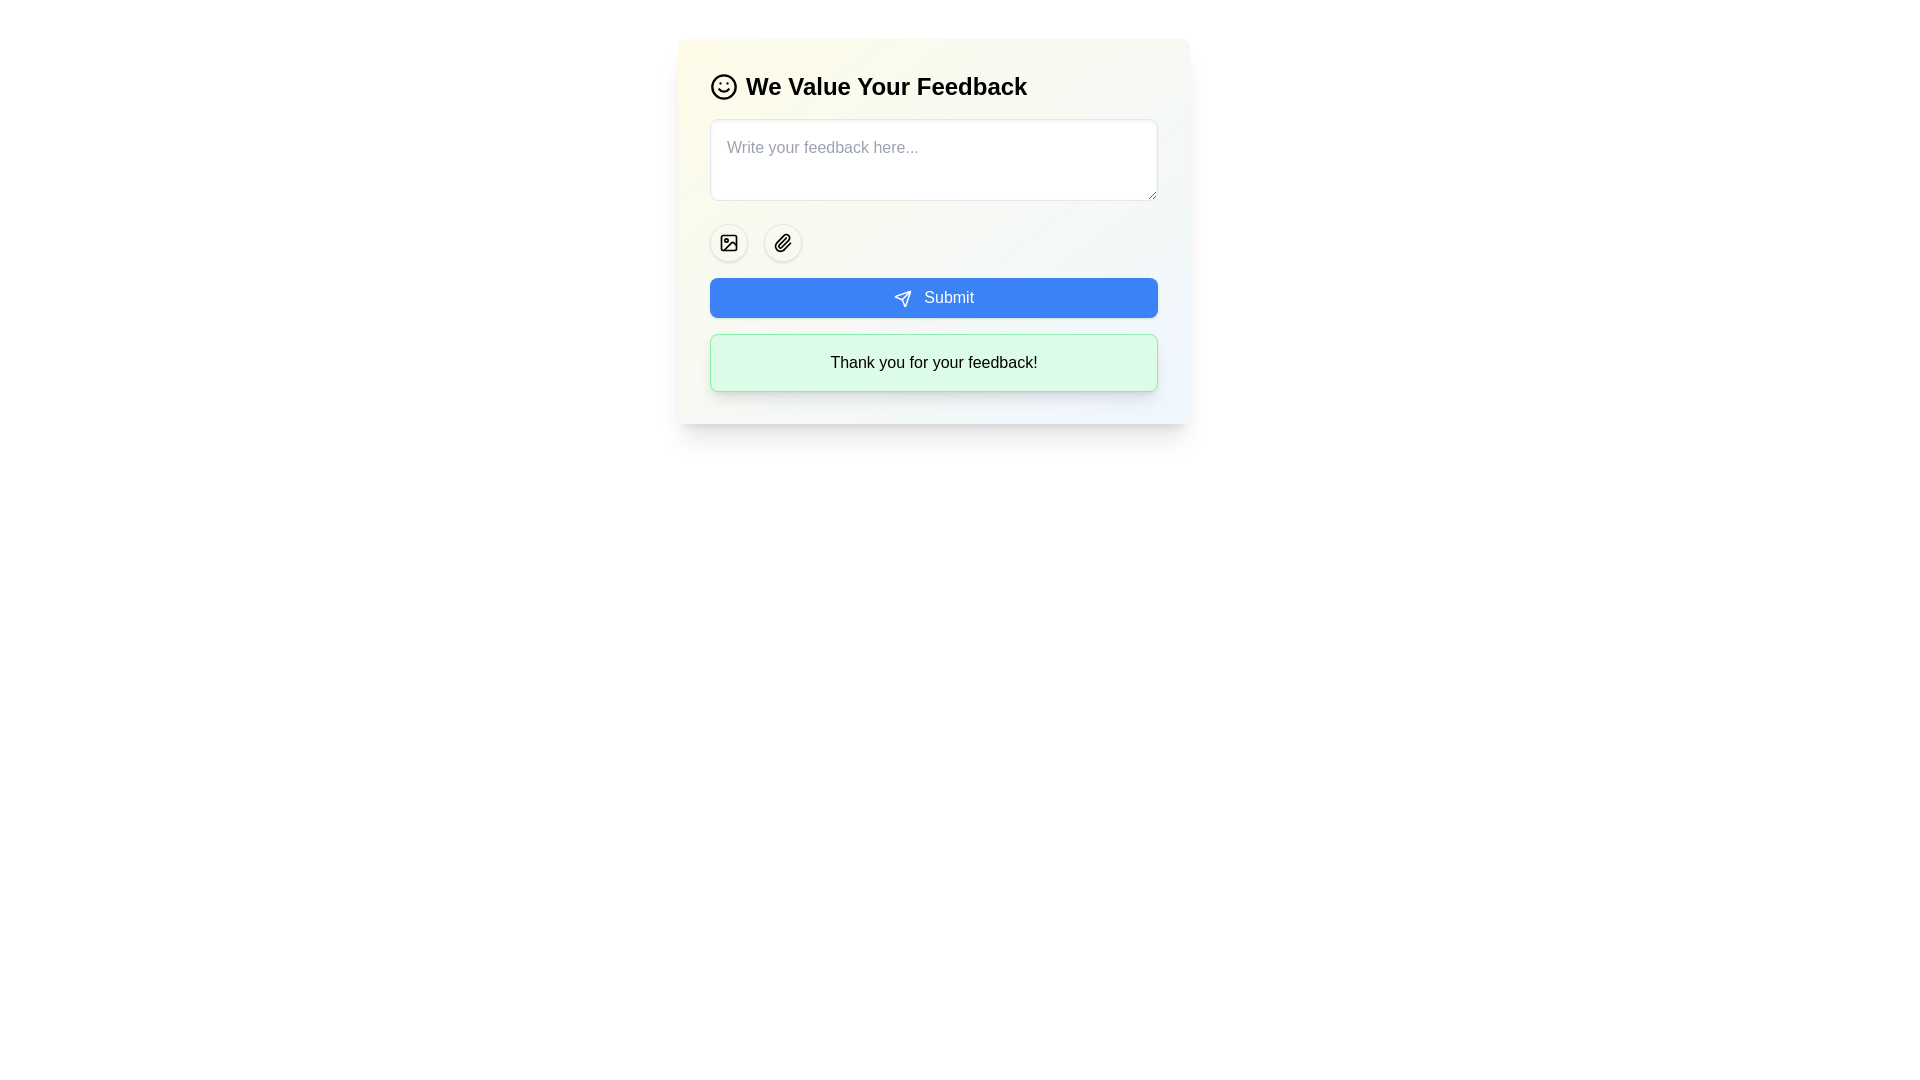  What do you see at coordinates (728, 242) in the screenshot?
I see `the first button for image-related actions located beneath the 'Write your feedback...' text field, positioned to the left of the paperclip icon button` at bounding box center [728, 242].